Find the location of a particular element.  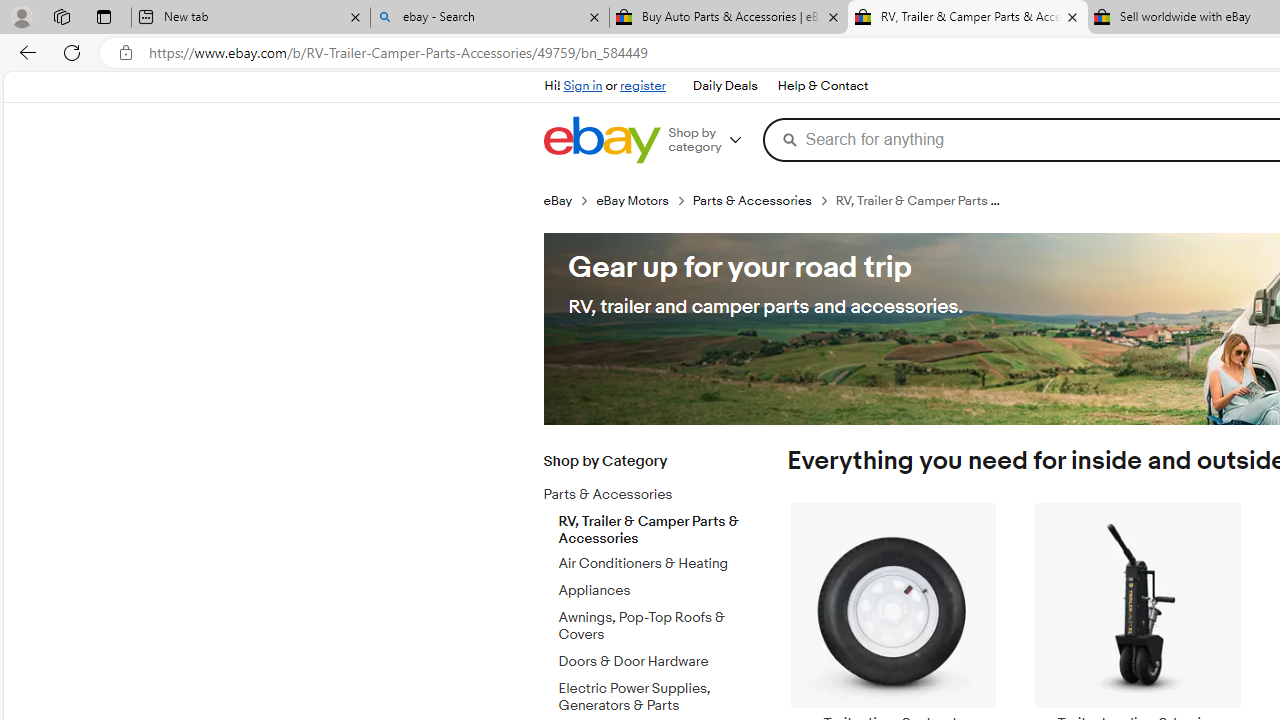

'eBay' is located at coordinates (568, 200).